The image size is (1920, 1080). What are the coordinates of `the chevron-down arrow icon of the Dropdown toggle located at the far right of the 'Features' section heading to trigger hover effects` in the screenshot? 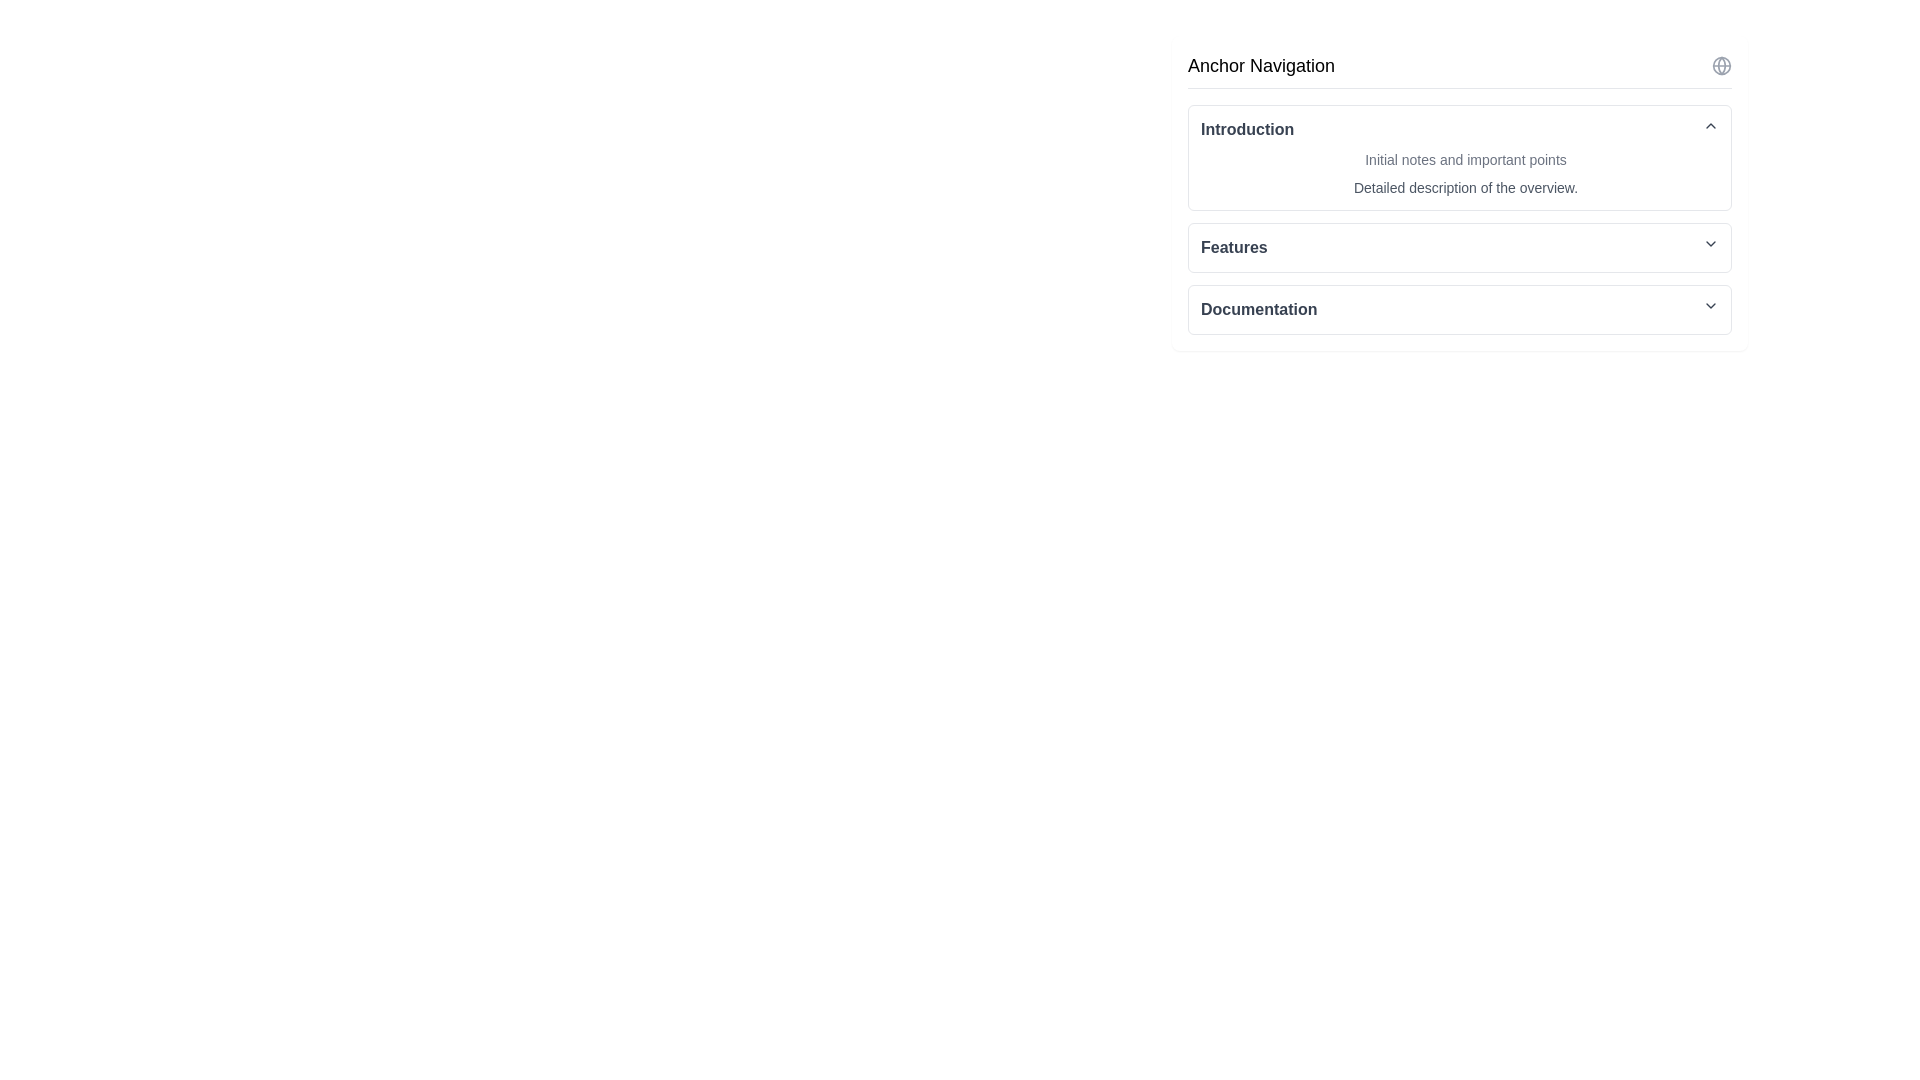 It's located at (1709, 242).